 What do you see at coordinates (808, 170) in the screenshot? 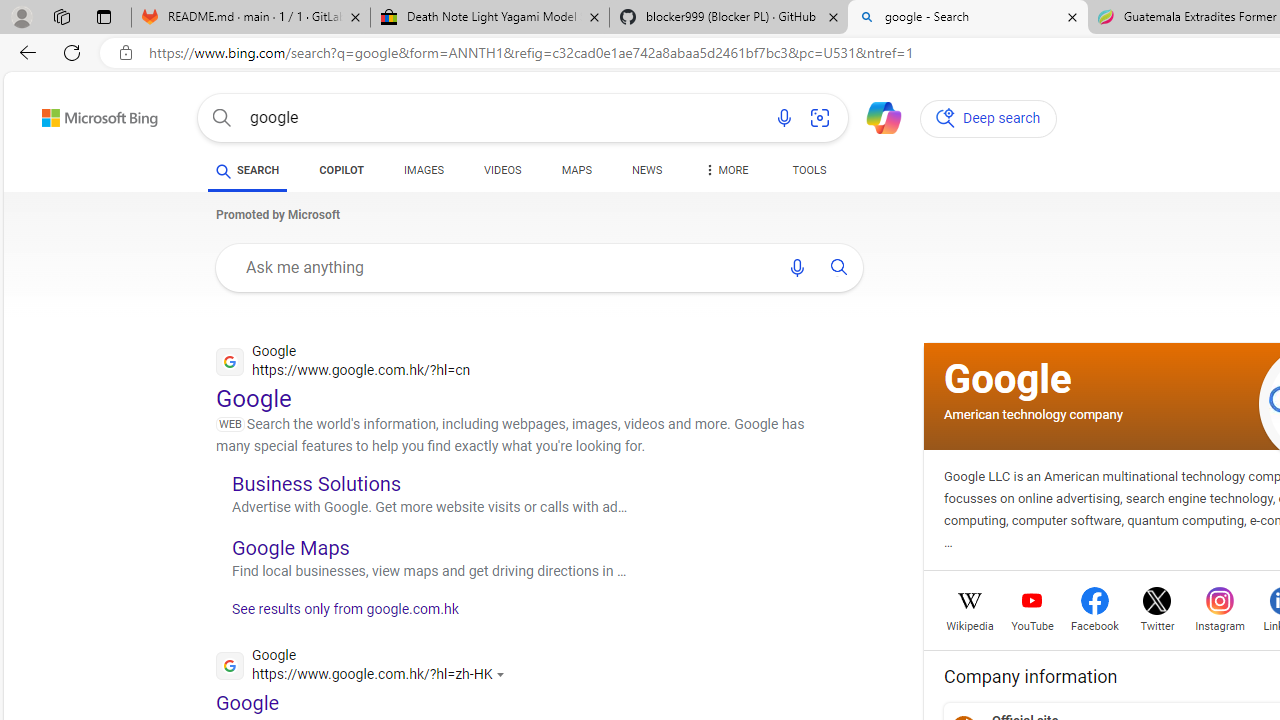
I see `'TOOLS'` at bounding box center [808, 170].